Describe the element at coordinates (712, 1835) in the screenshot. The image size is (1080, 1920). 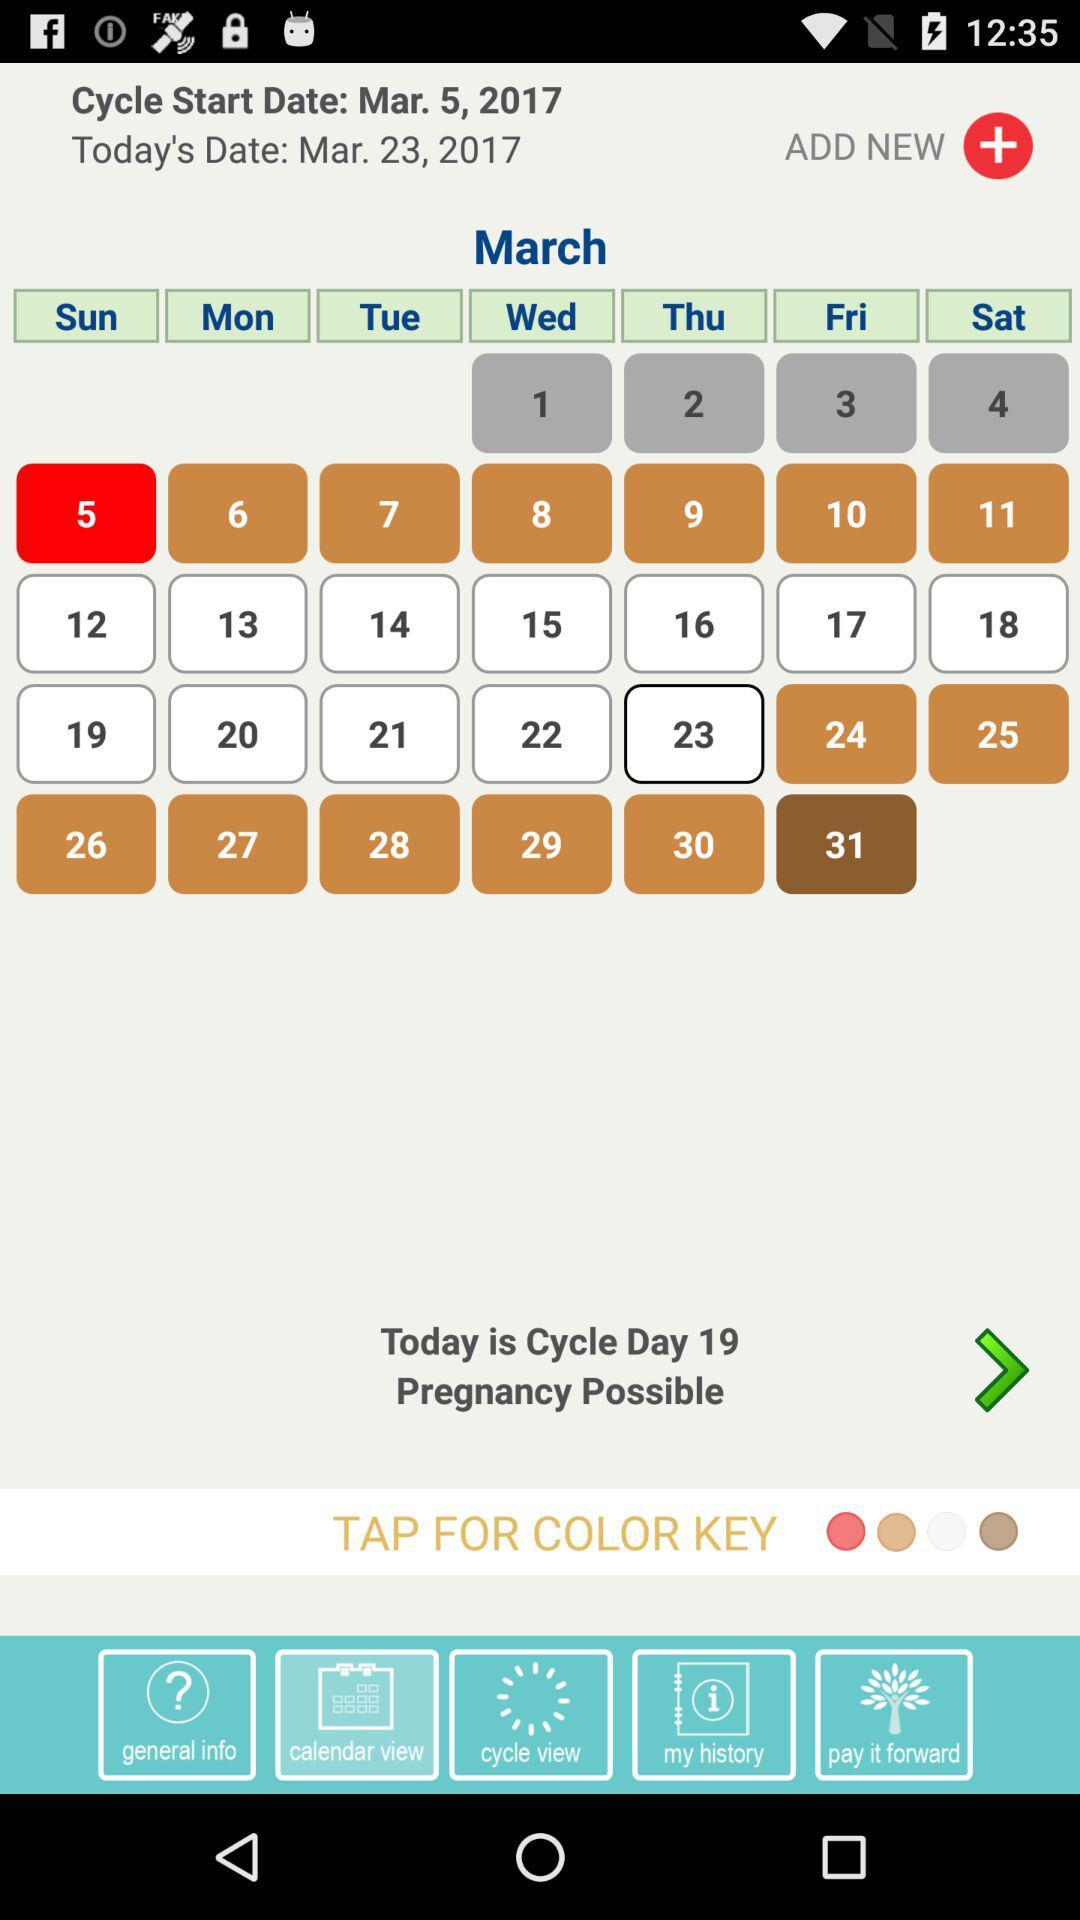
I see `the info icon` at that location.